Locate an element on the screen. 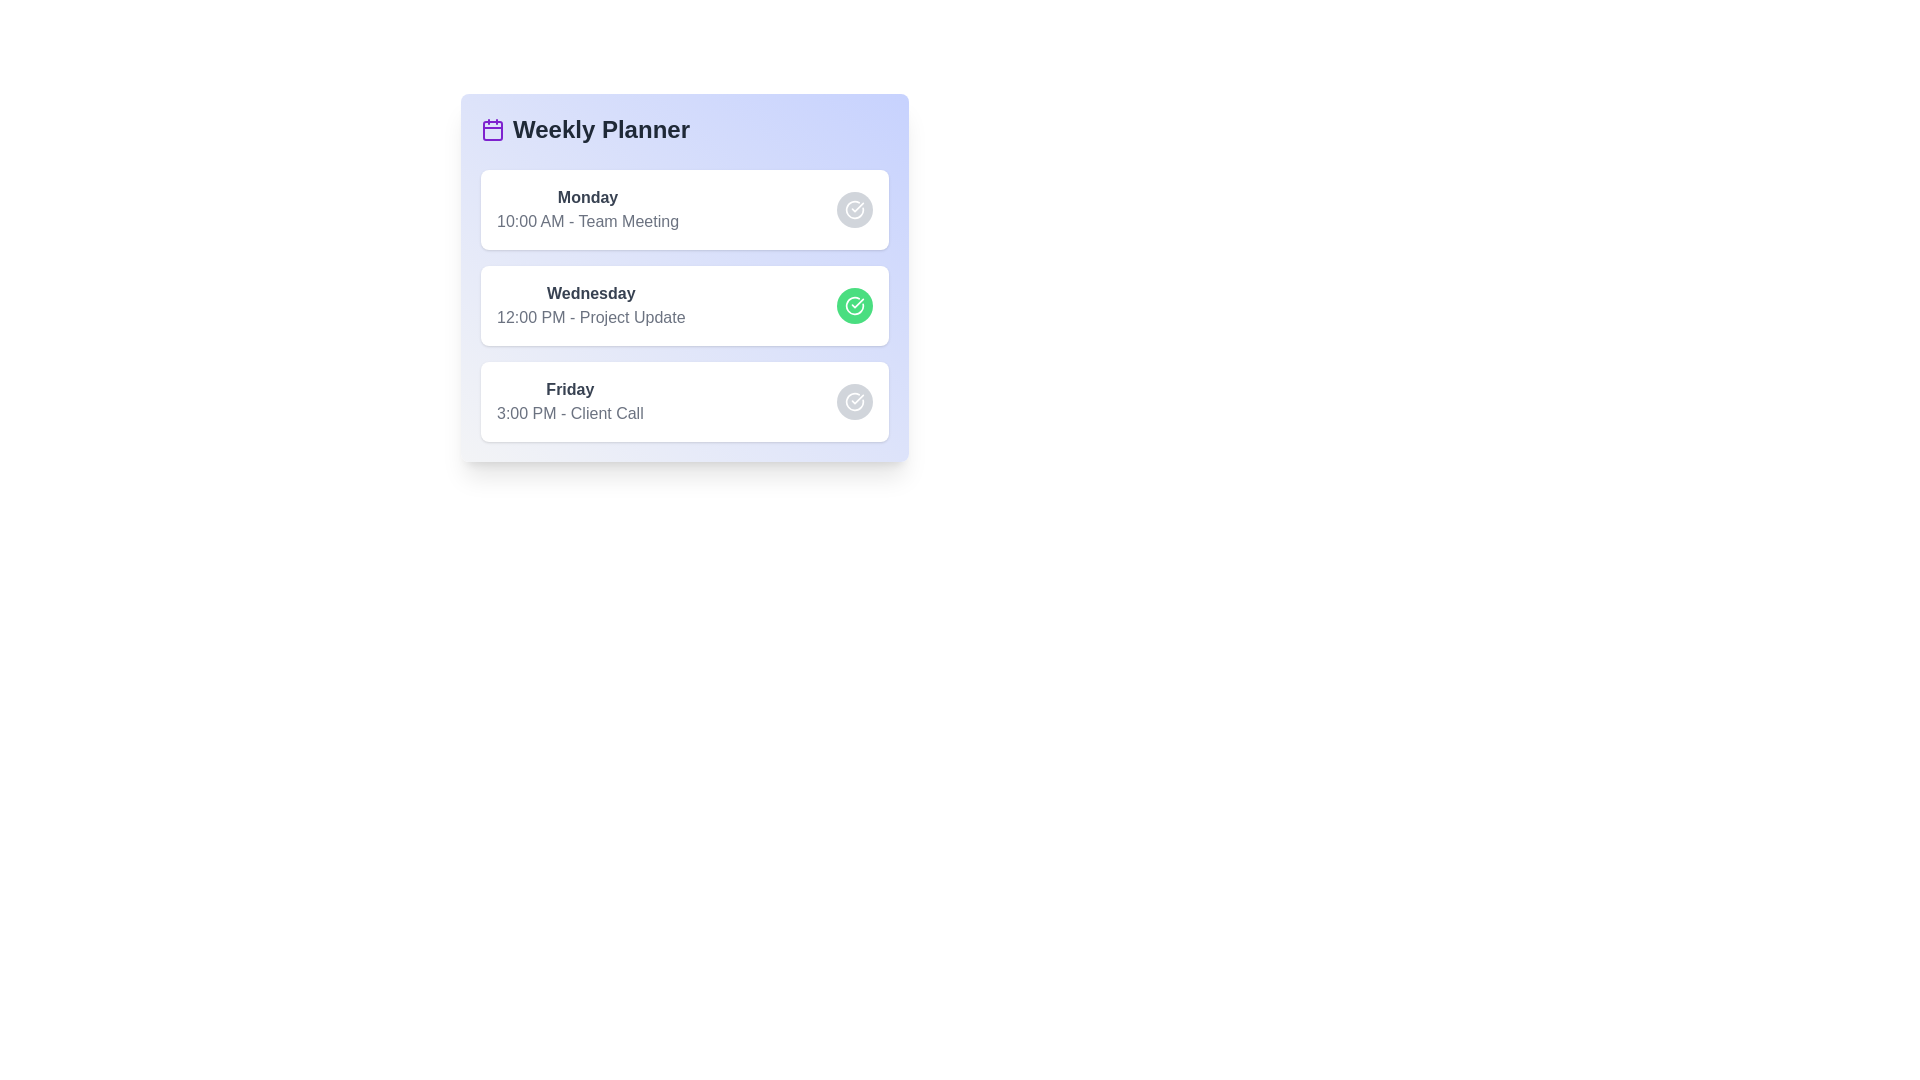 The image size is (1920, 1080). the task corresponding to Wednesday to observe visual changes is located at coordinates (685, 305).